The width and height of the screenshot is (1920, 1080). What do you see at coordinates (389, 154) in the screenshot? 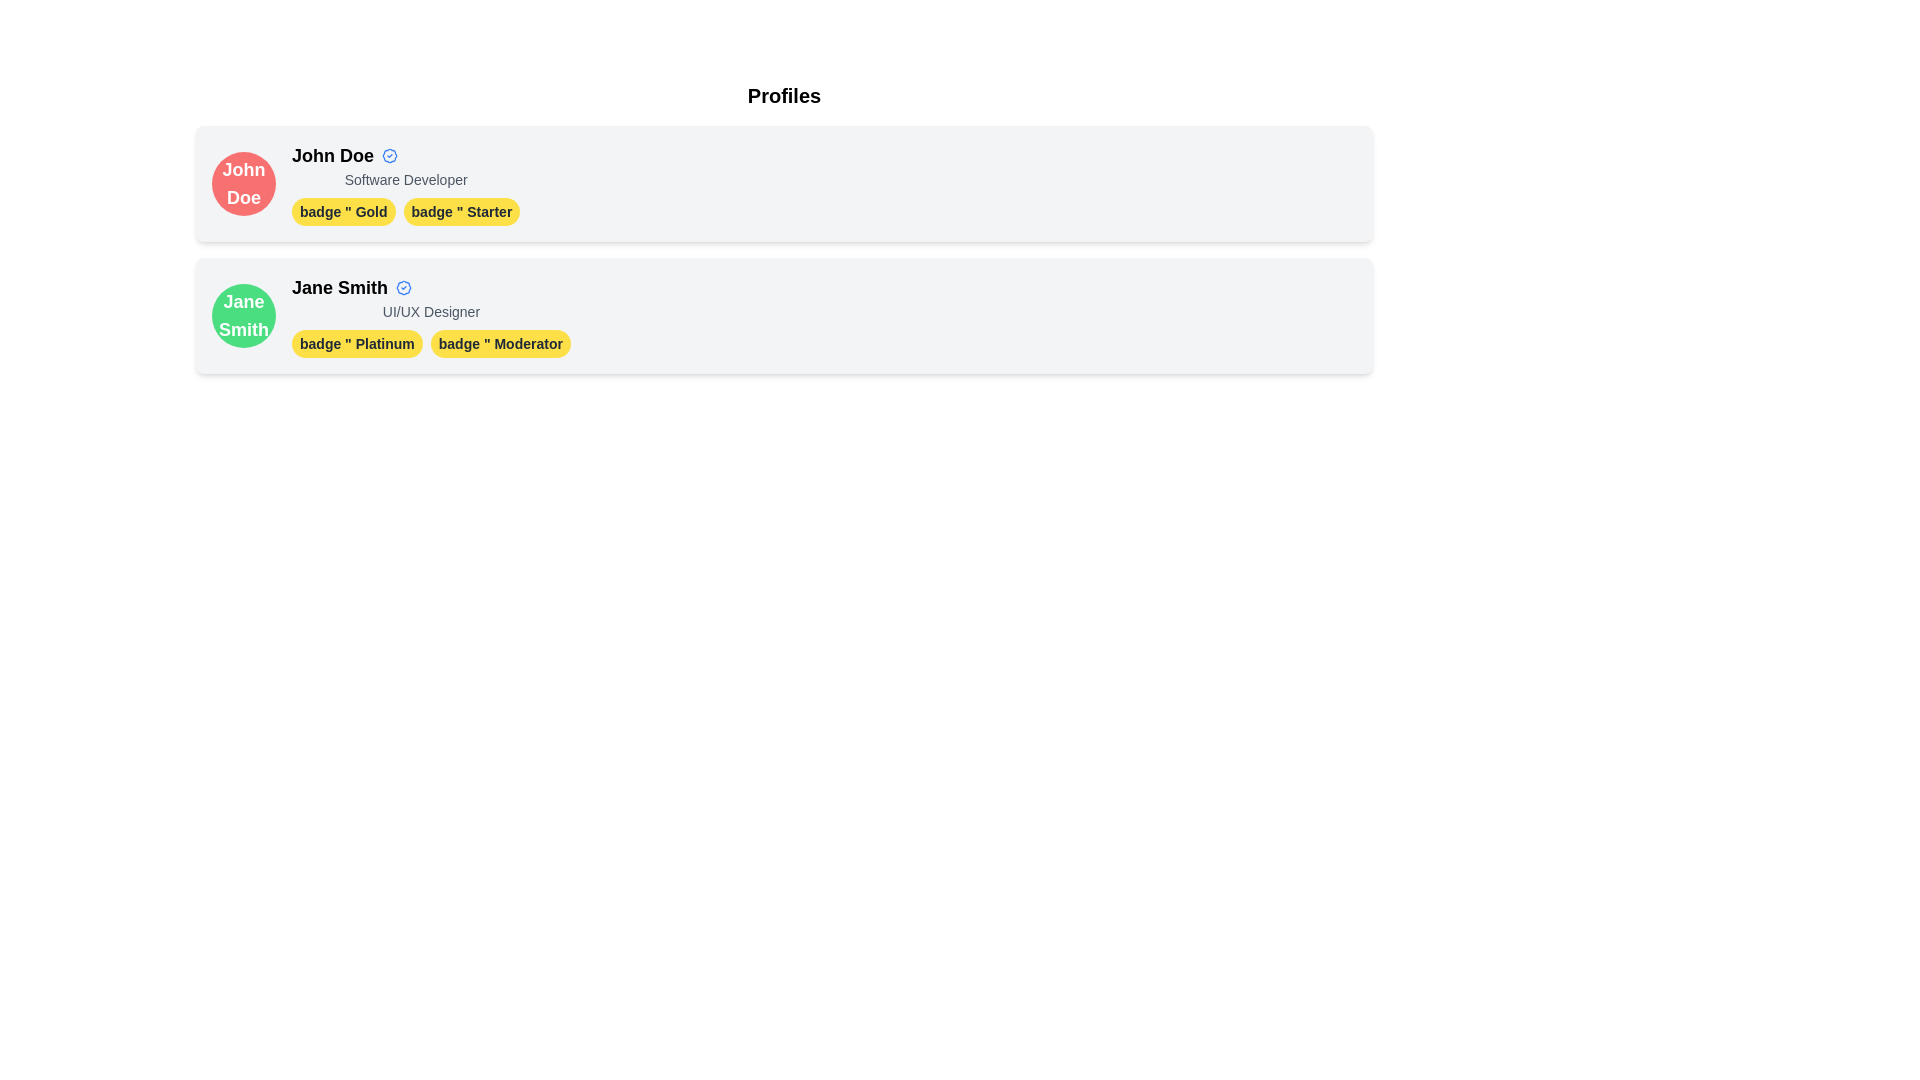
I see `the decorative badge with a blue outline and white center located adjacent to the text 'John Doe' in the first profile card` at bounding box center [389, 154].